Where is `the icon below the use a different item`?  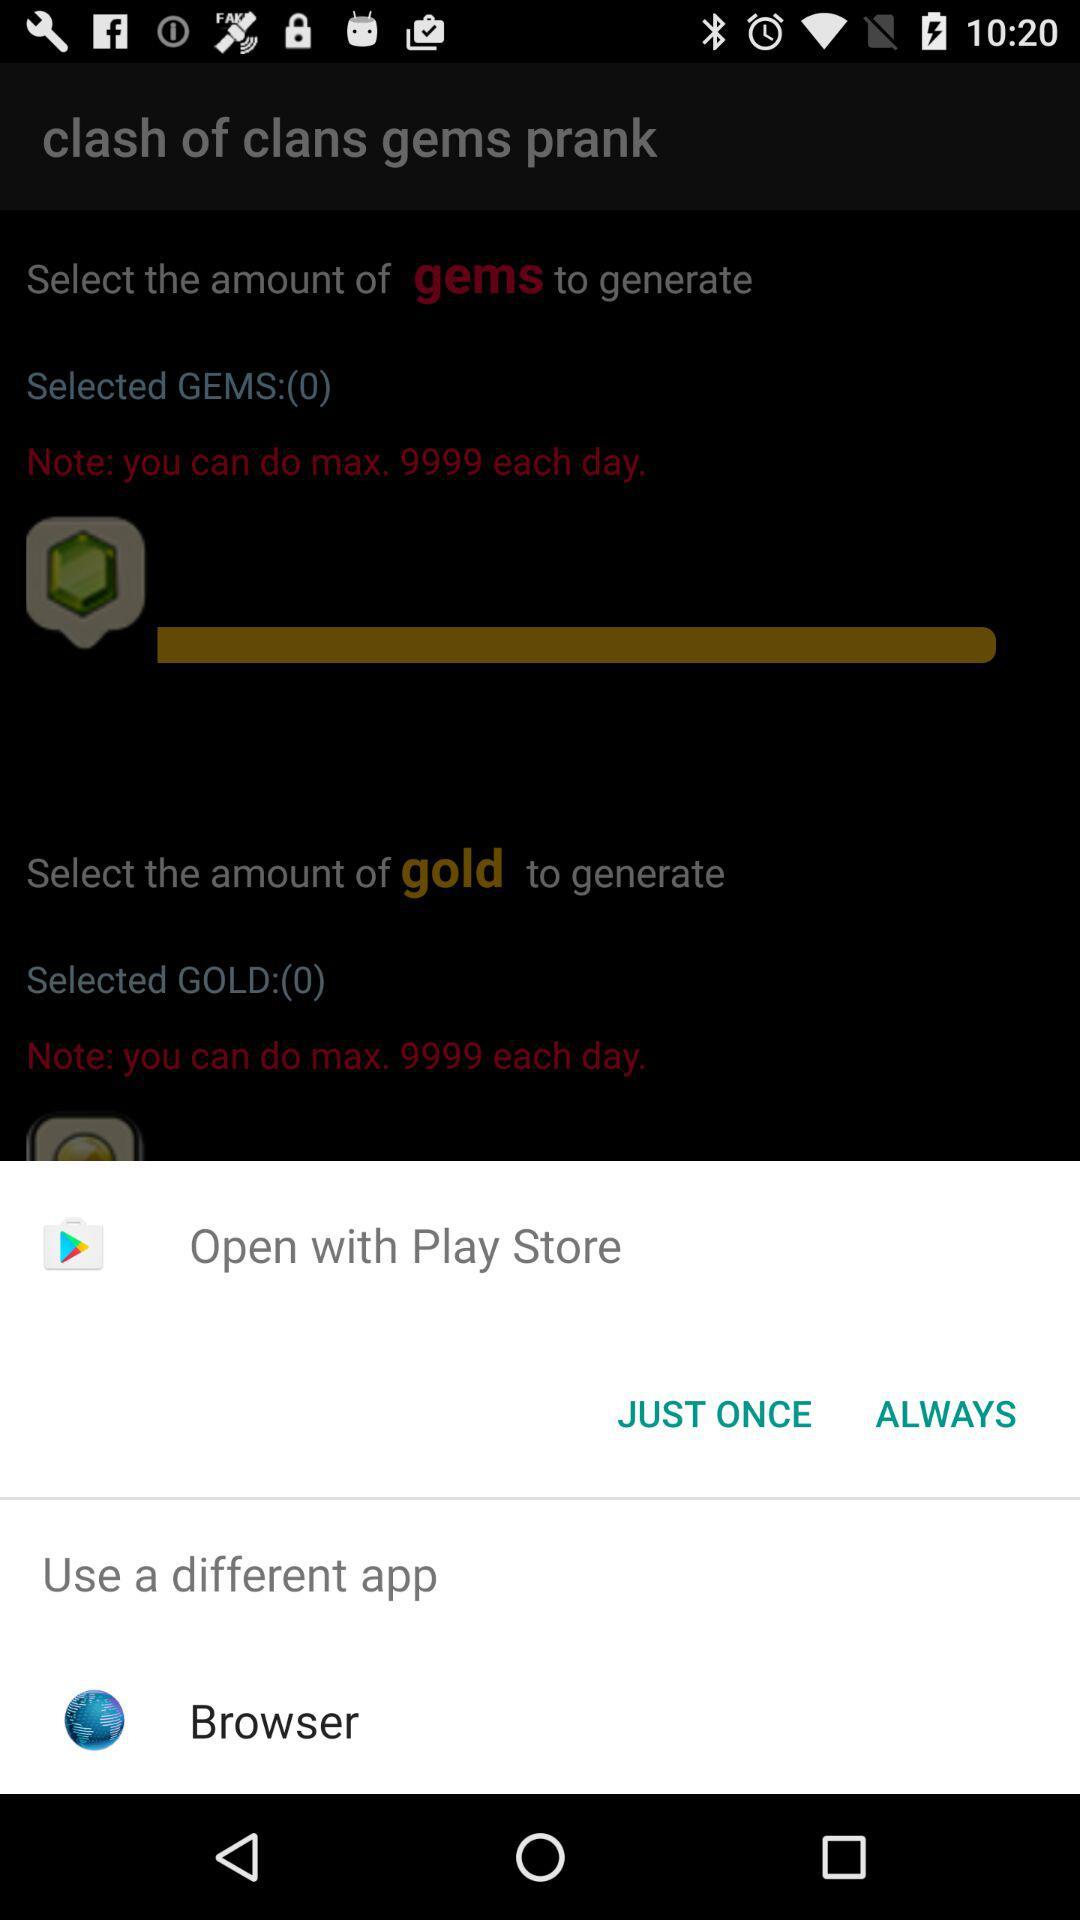 the icon below the use a different item is located at coordinates (274, 1719).